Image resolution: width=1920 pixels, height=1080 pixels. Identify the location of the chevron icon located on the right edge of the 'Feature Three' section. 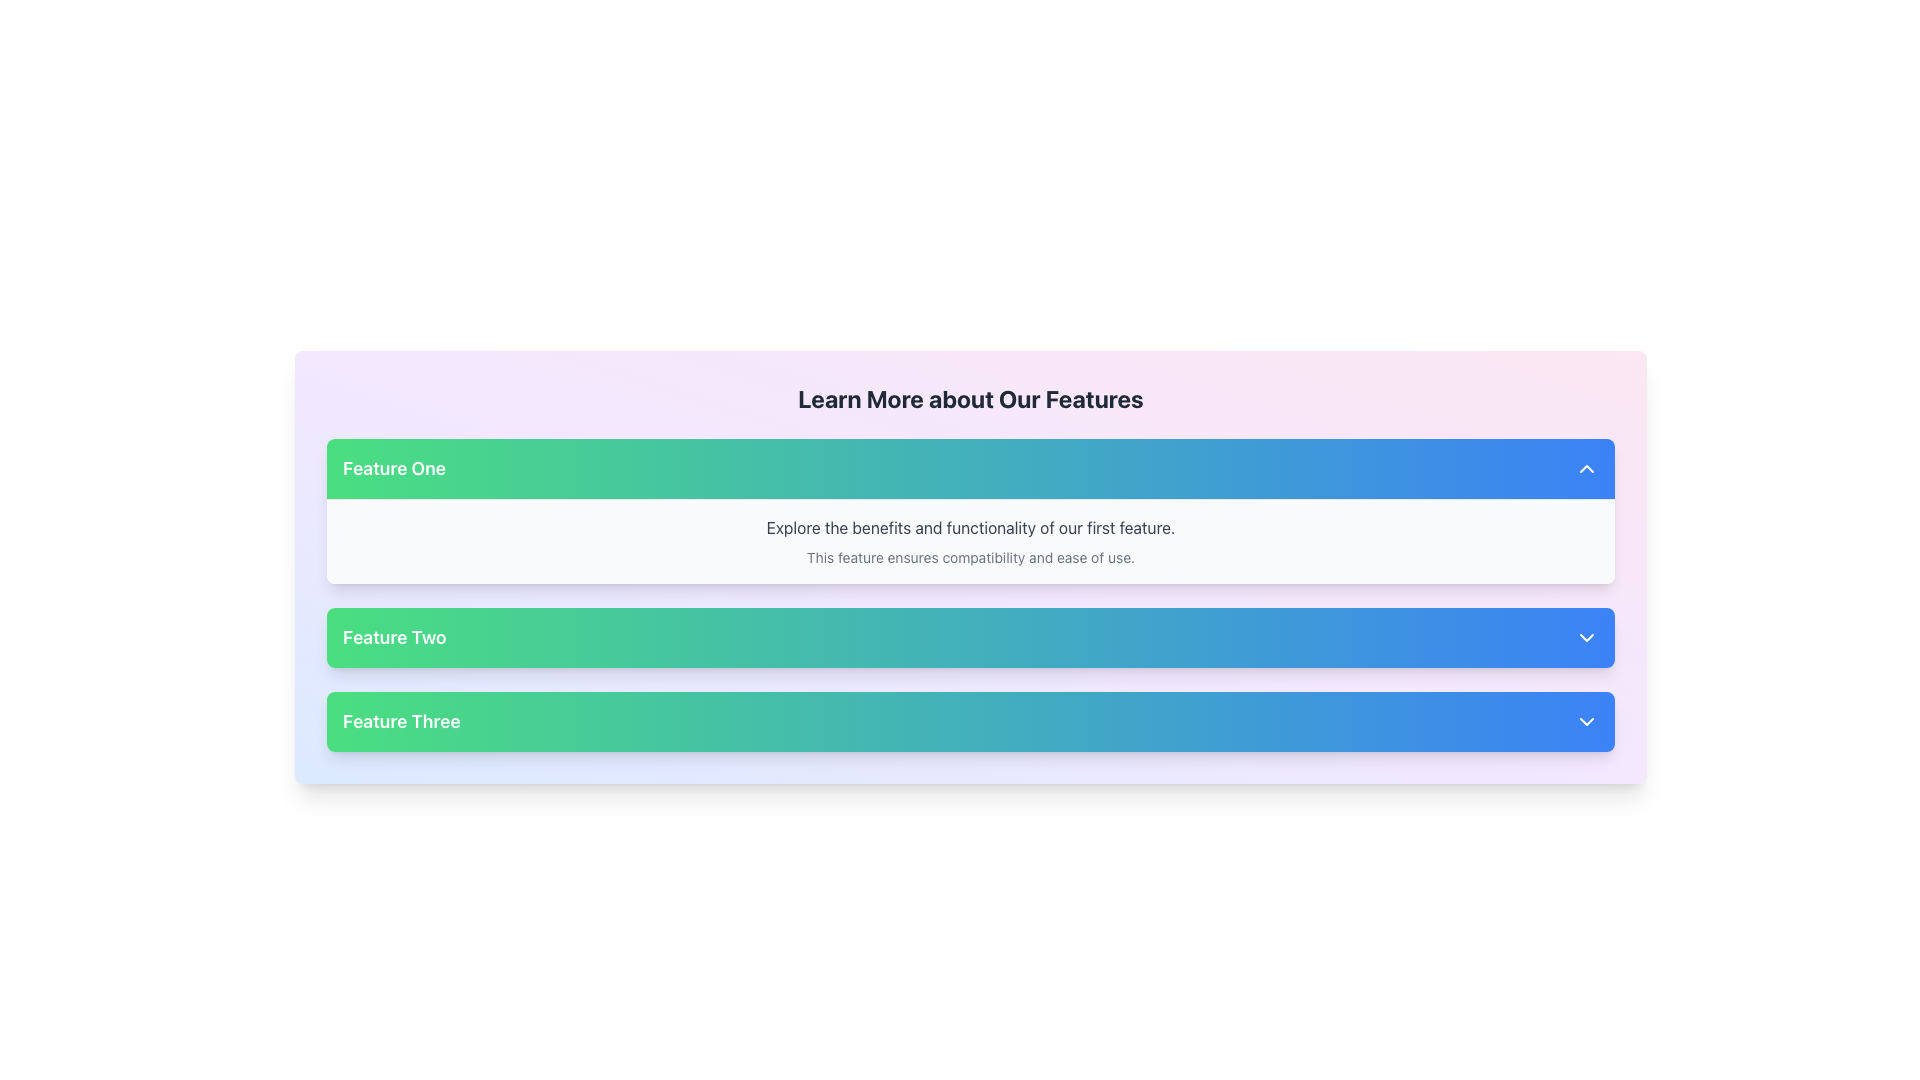
(1586, 721).